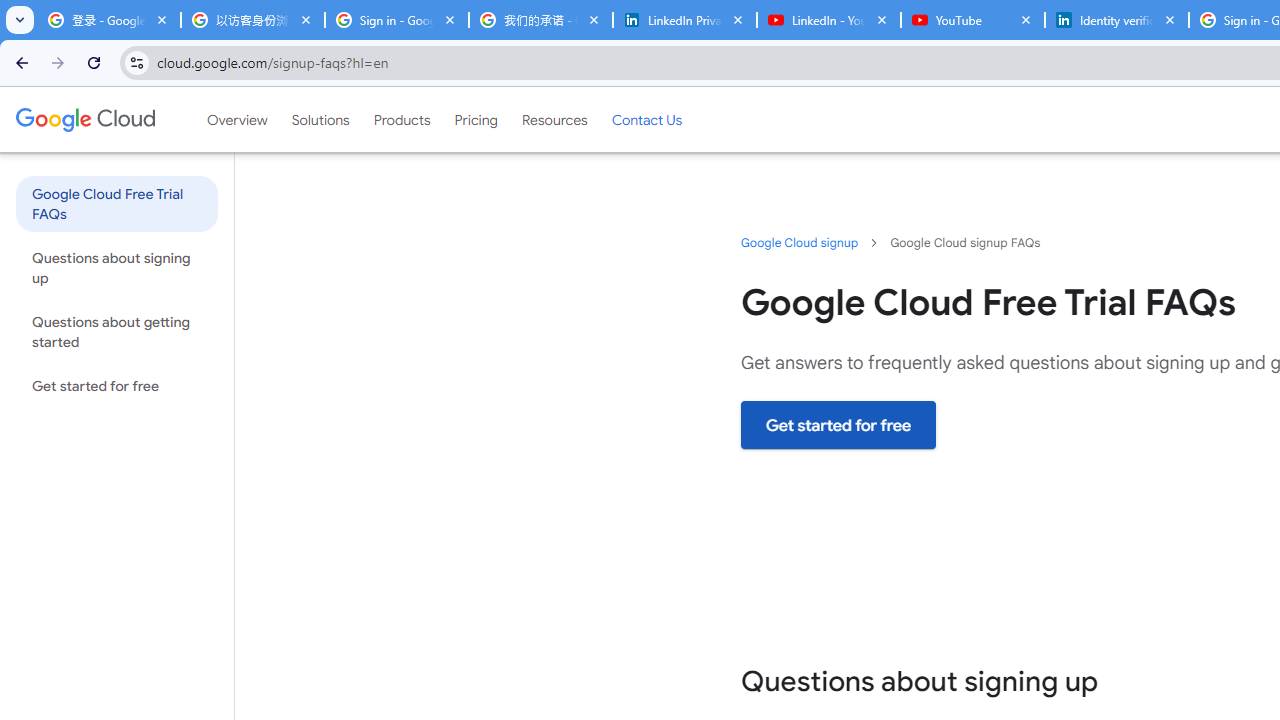 The width and height of the screenshot is (1280, 720). What do you see at coordinates (839, 424) in the screenshot?
I see `'Get started for free'` at bounding box center [839, 424].